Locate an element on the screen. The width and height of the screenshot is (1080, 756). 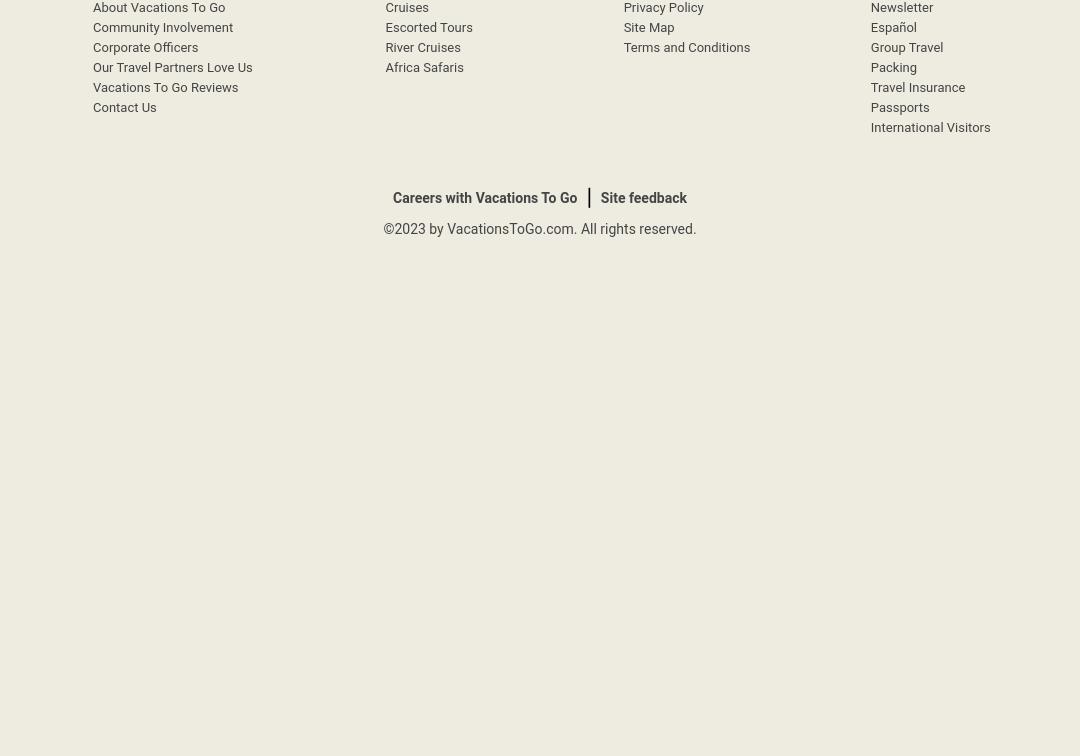
'Group Travel' is located at coordinates (906, 47).